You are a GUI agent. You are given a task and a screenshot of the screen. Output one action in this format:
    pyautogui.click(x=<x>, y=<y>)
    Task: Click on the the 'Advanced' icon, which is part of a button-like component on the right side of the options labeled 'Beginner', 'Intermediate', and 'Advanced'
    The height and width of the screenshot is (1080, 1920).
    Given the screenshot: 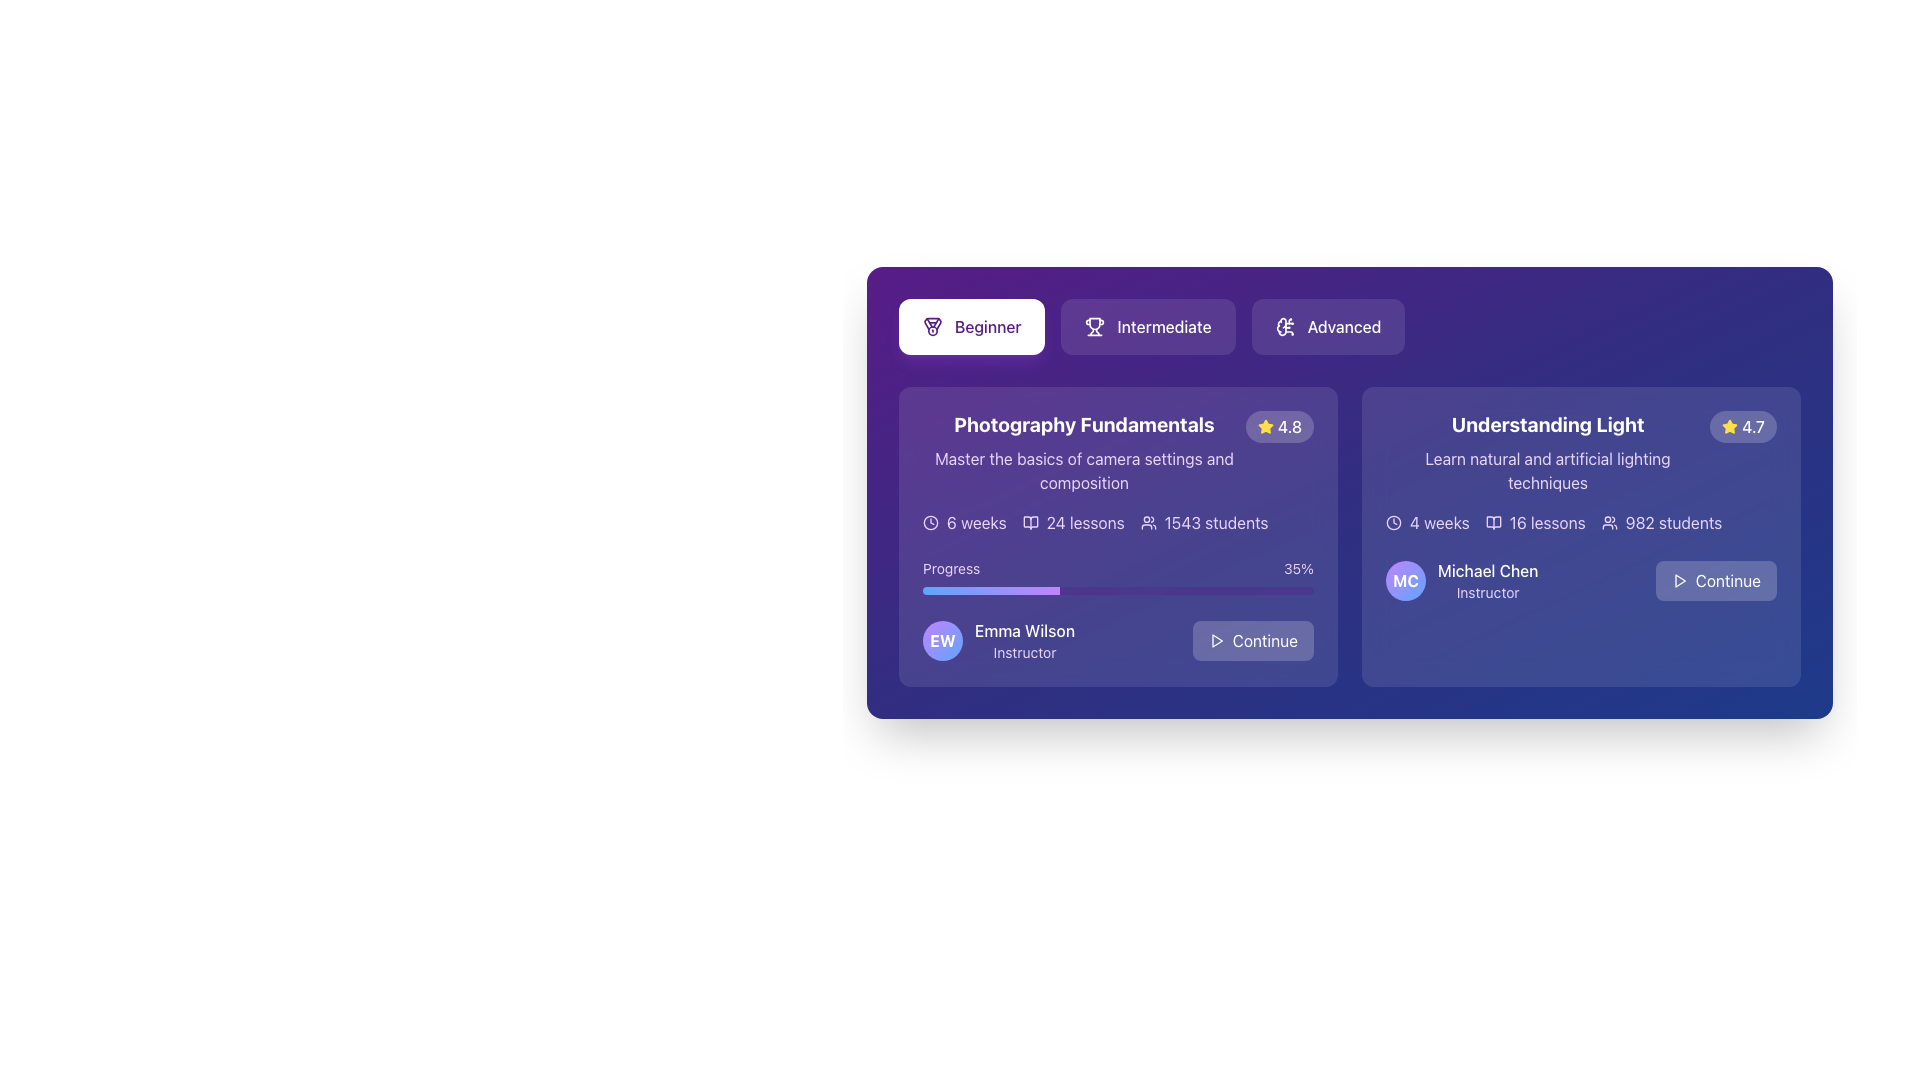 What is the action you would take?
    pyautogui.click(x=1285, y=326)
    